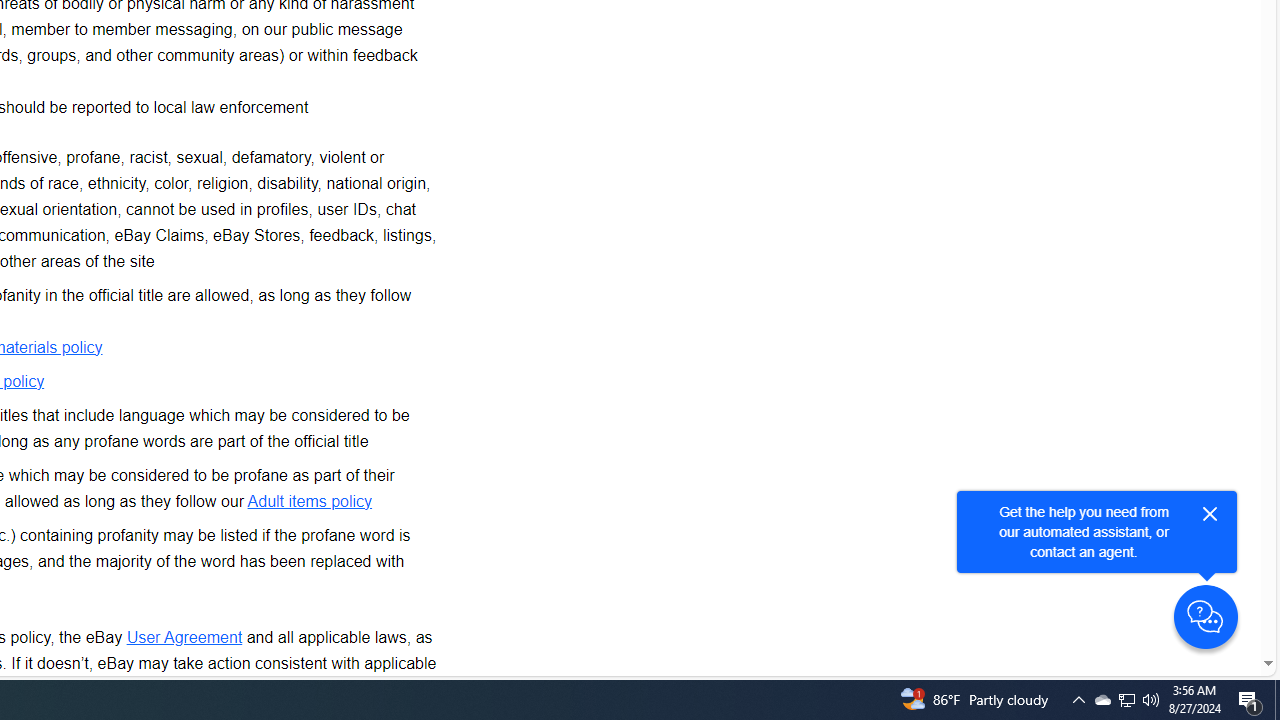 The width and height of the screenshot is (1280, 720). What do you see at coordinates (1209, 513) in the screenshot?
I see `'Close'` at bounding box center [1209, 513].